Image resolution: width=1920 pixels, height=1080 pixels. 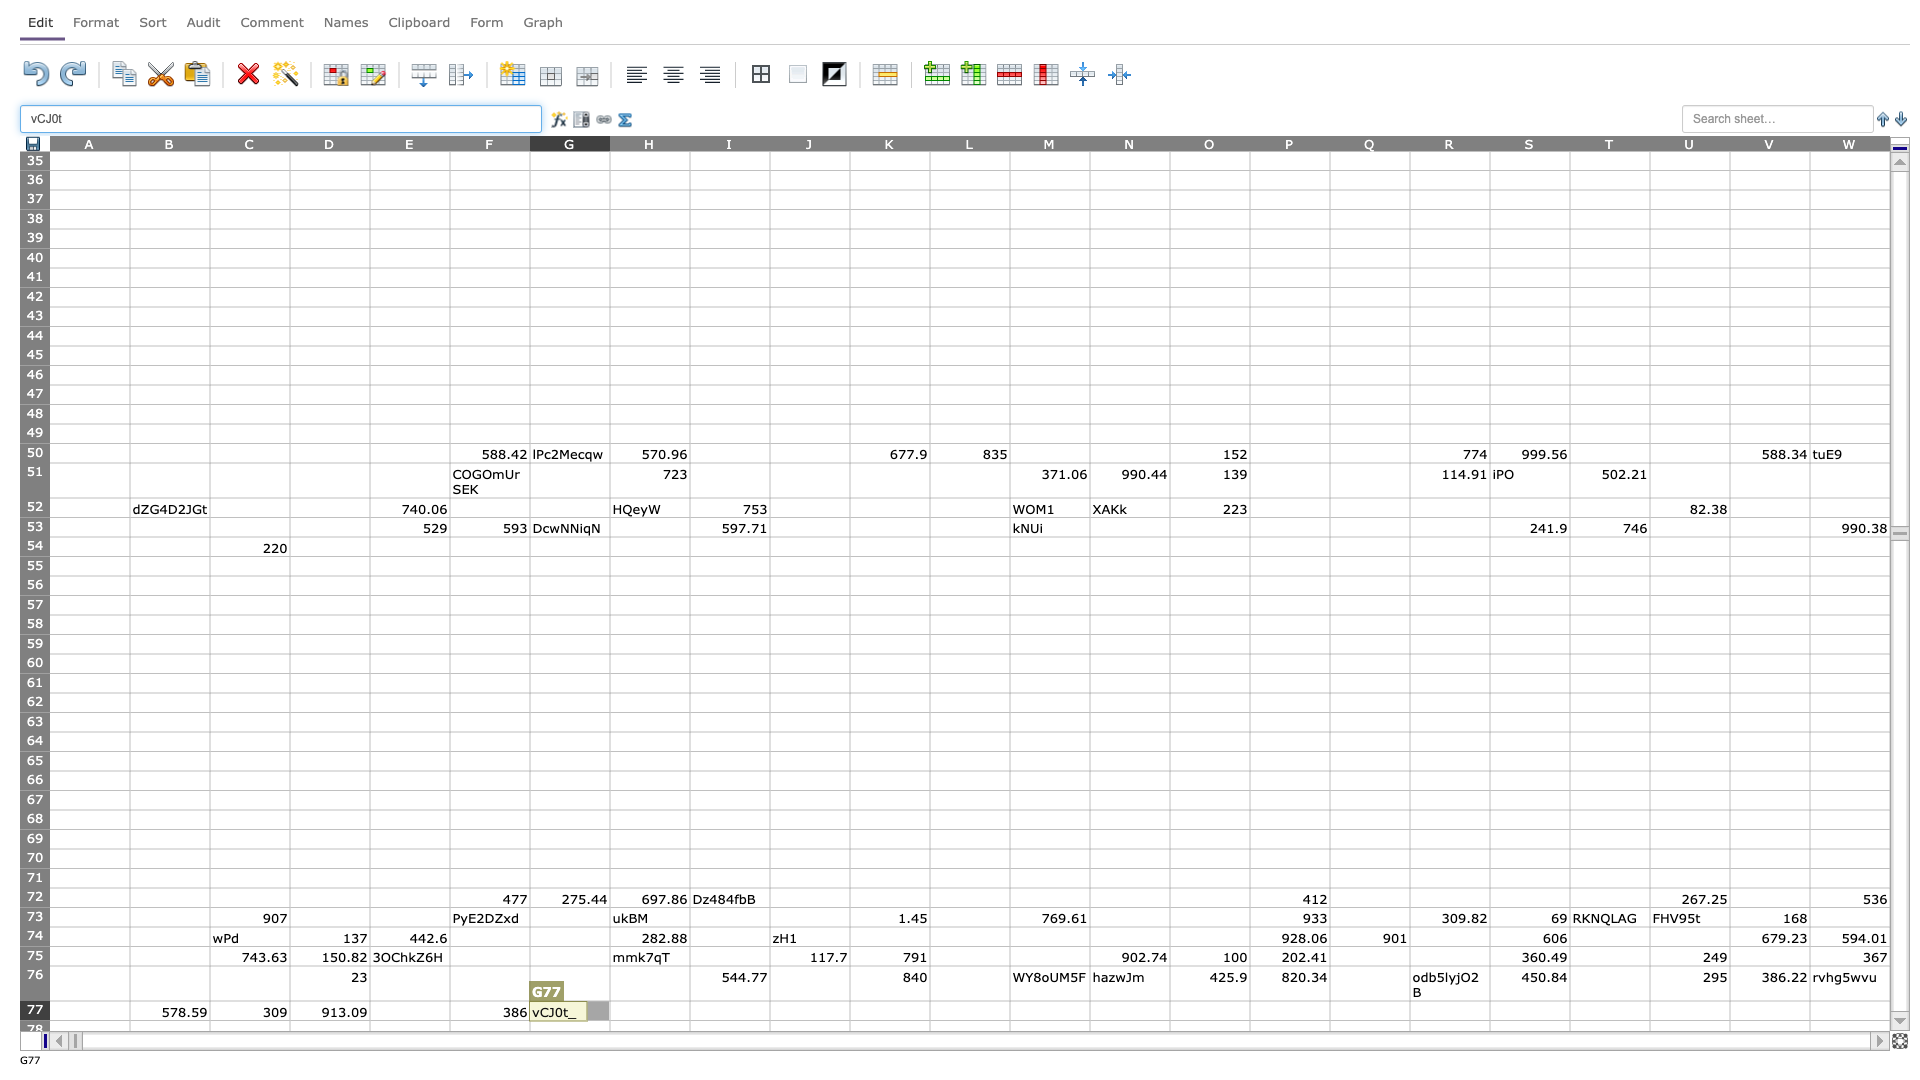 What do you see at coordinates (608, 1001) in the screenshot?
I see `top left at column H row 77` at bounding box center [608, 1001].